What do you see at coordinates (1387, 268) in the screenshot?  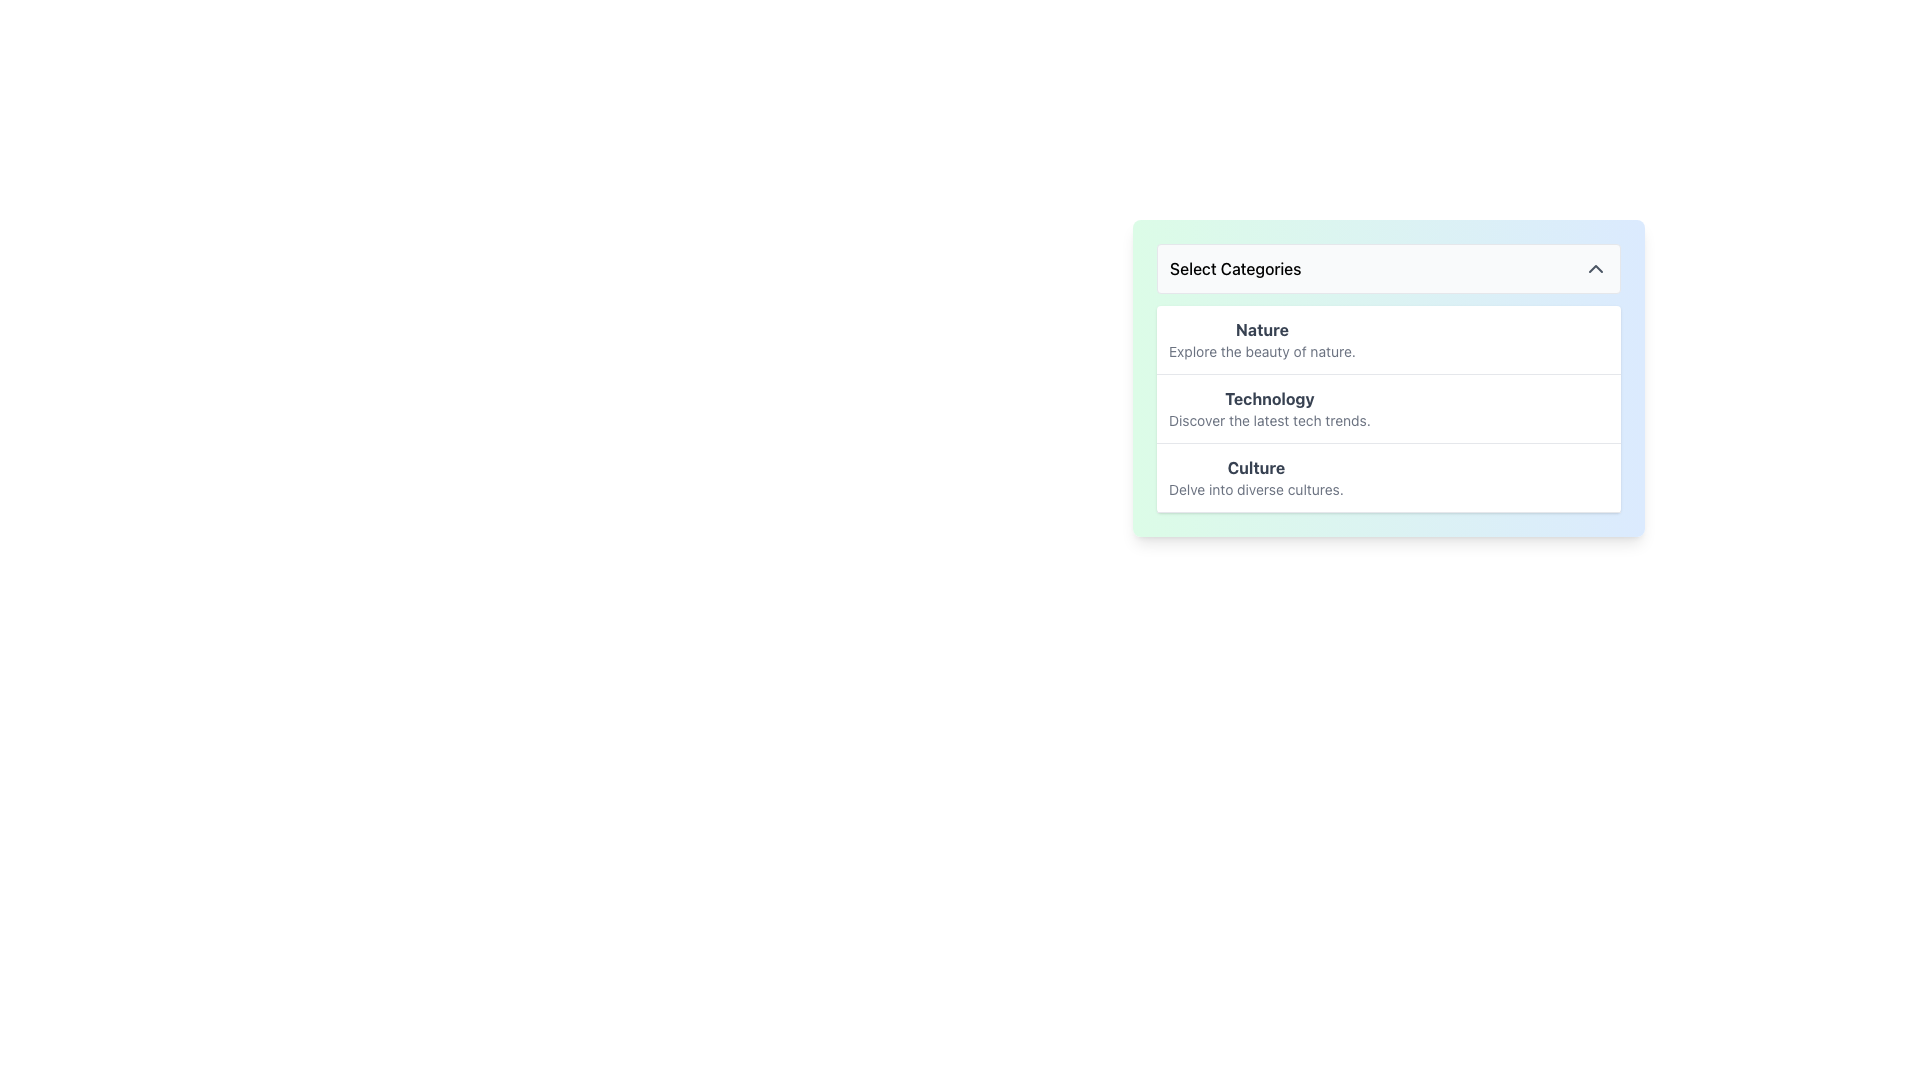 I see `the Dropdown Trigger labeled 'Select Categories'` at bounding box center [1387, 268].